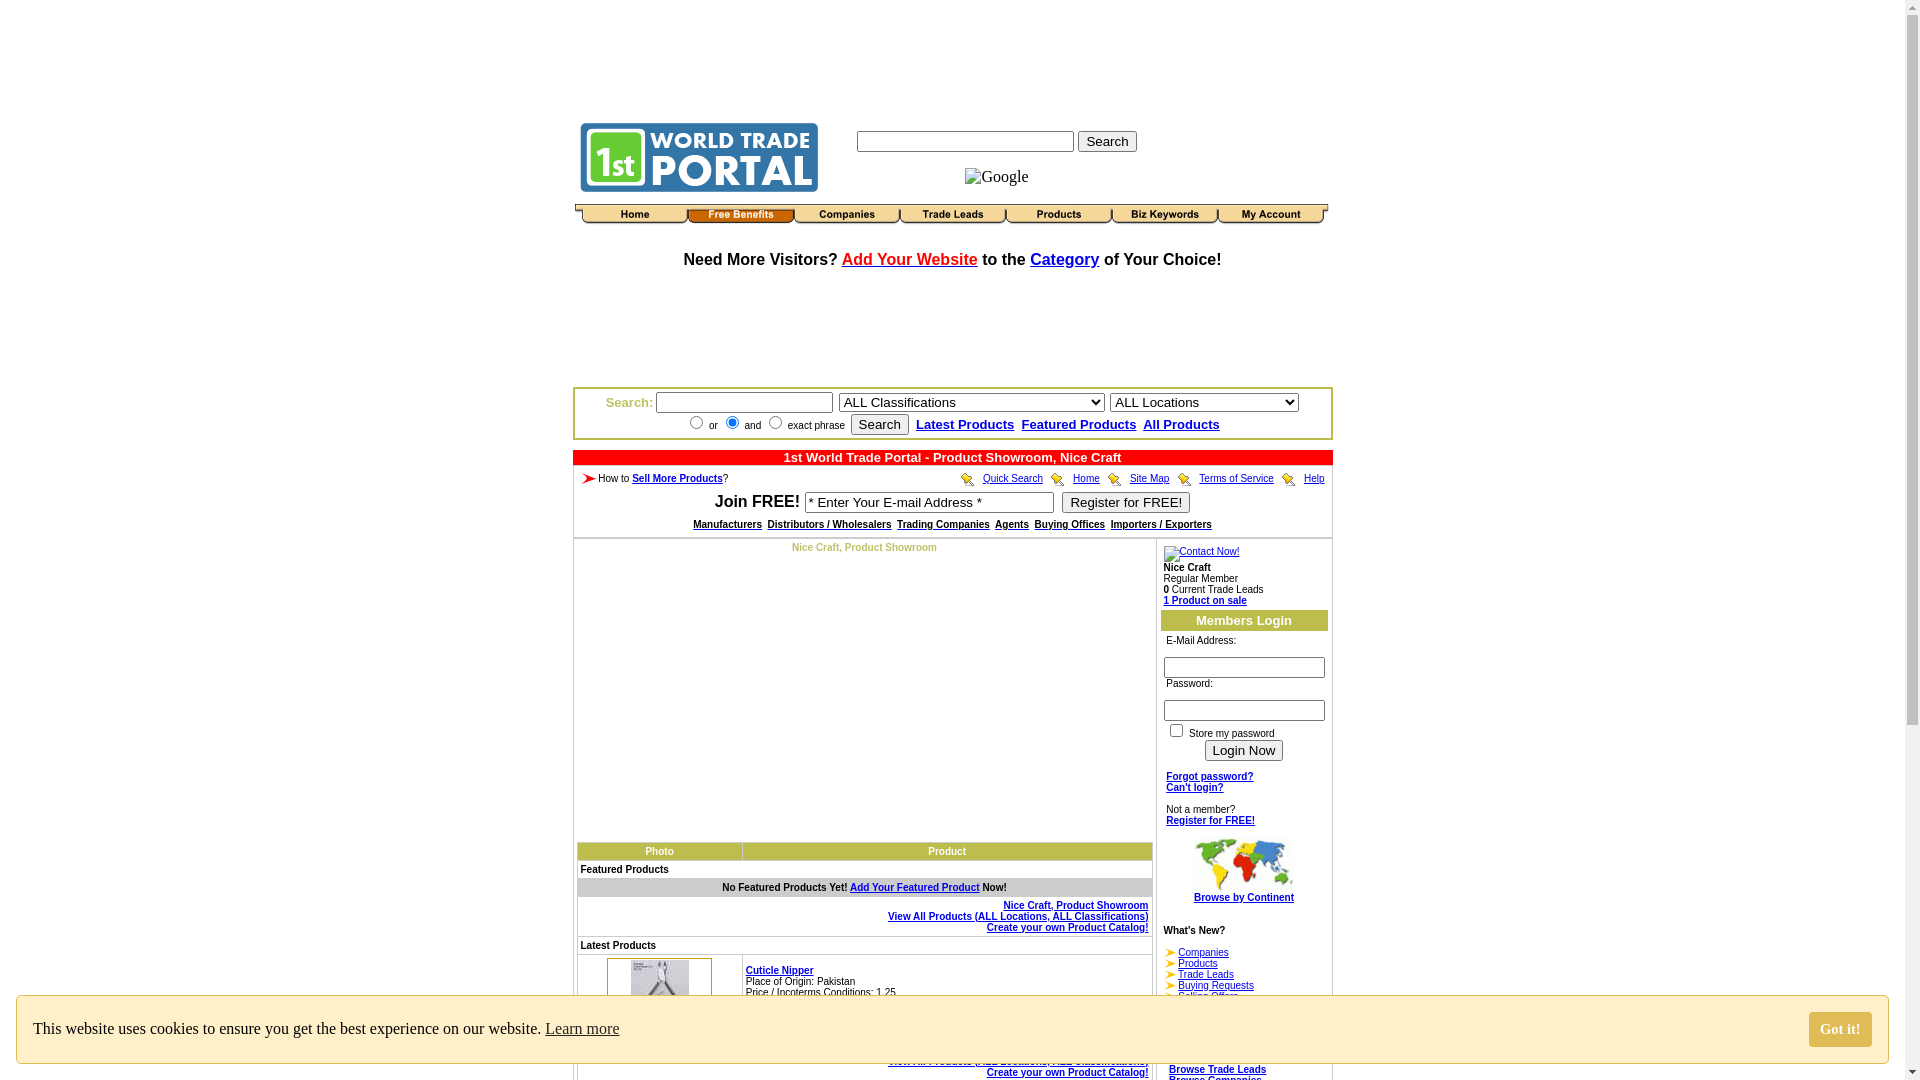 This screenshot has height=1080, width=1920. What do you see at coordinates (1242, 879) in the screenshot?
I see `'Browse by Continent'` at bounding box center [1242, 879].